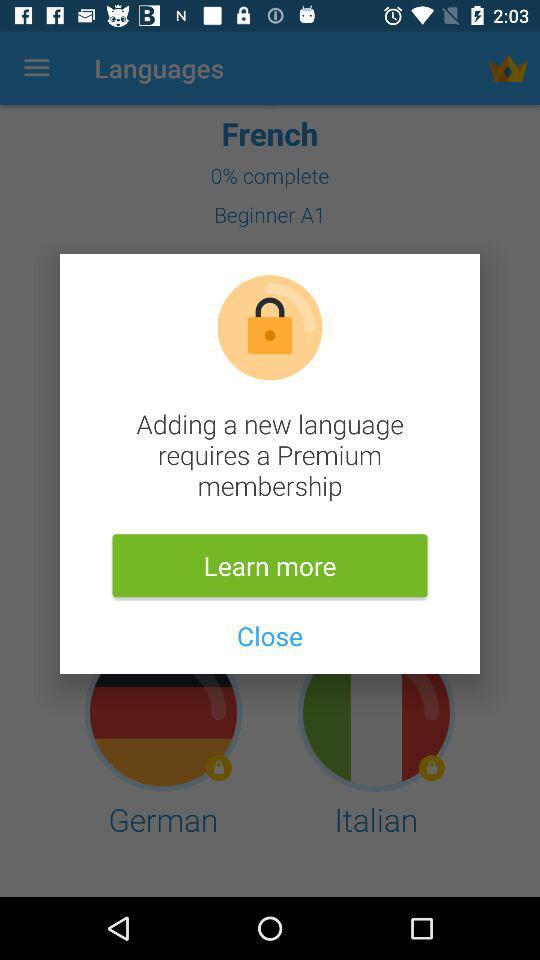 The height and width of the screenshot is (960, 540). What do you see at coordinates (270, 565) in the screenshot?
I see `the icon below the adding a new icon` at bounding box center [270, 565].